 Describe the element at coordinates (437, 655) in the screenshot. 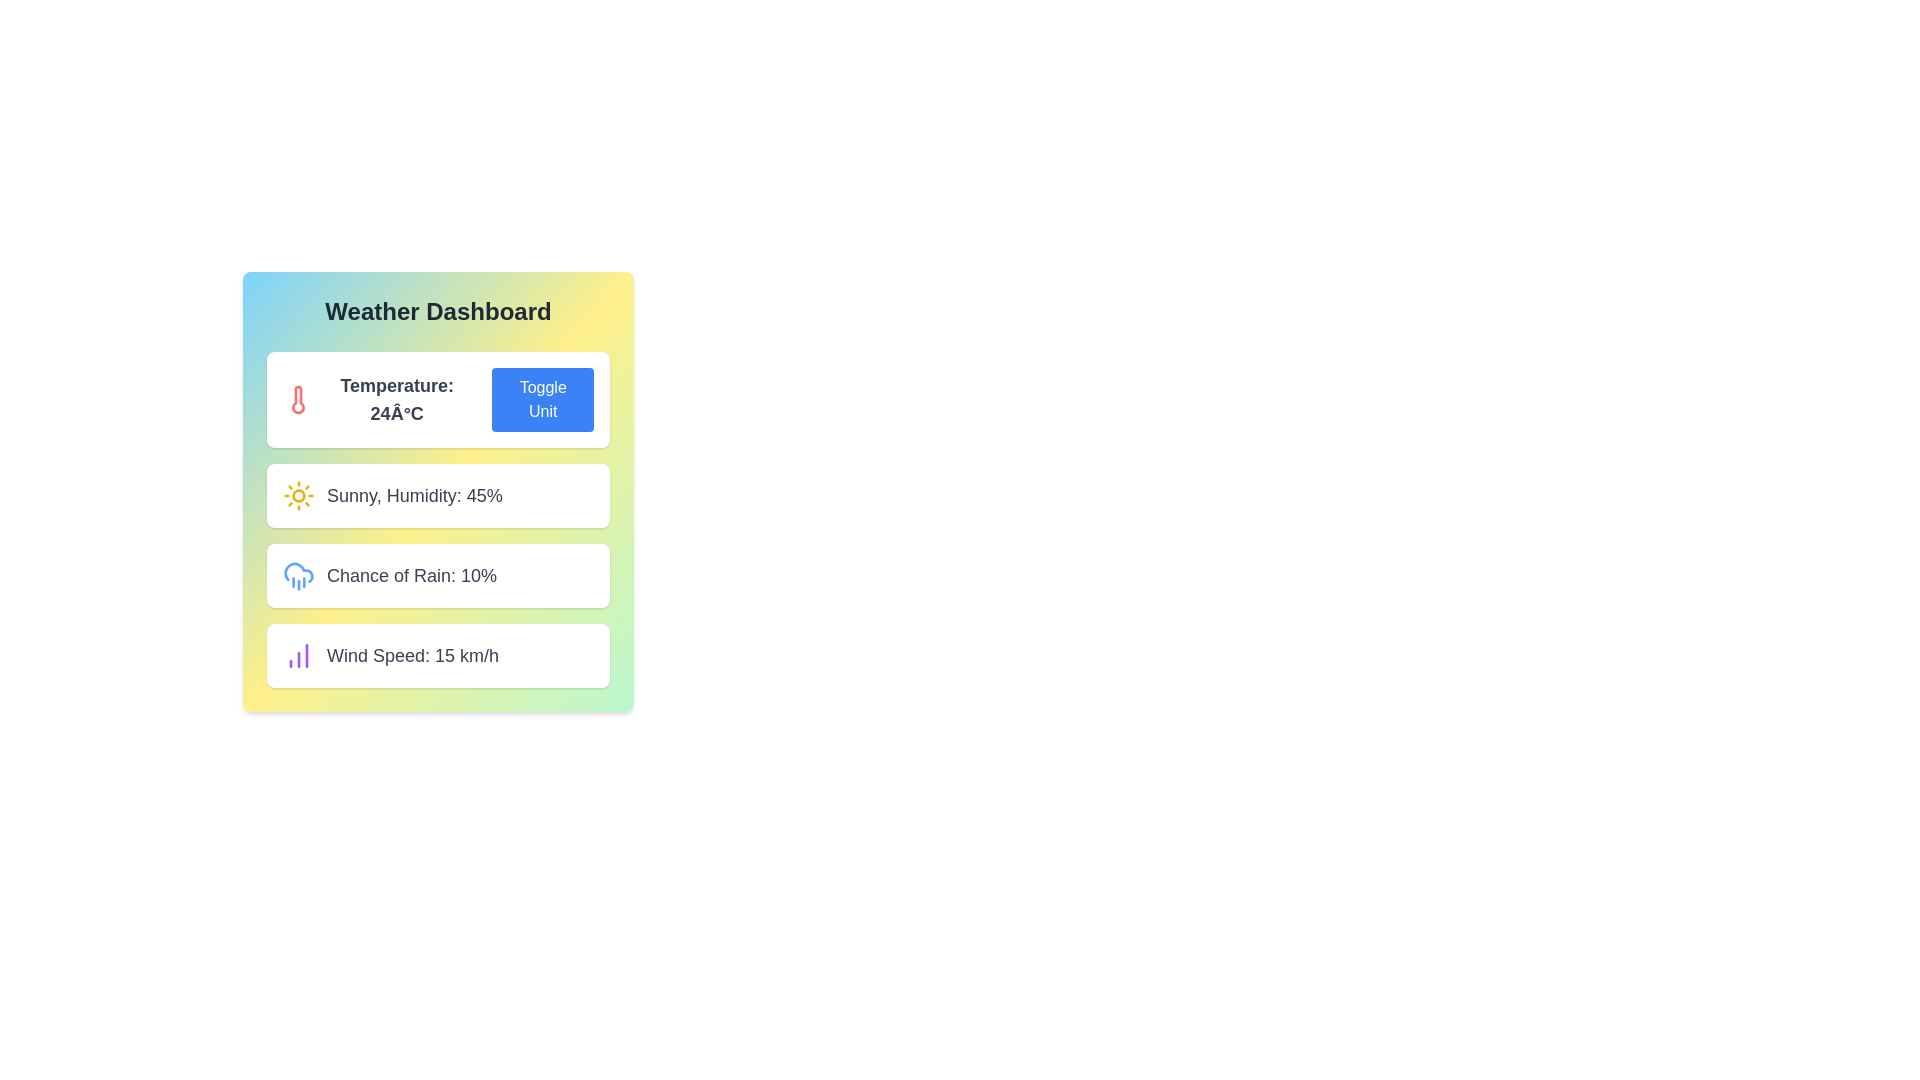

I see `the informational panel displaying wind speed, which has a white background, rounded corners, and contains an icon of purple vertical bars indicating a chart, positioned at the bottom of the weather information list` at that location.